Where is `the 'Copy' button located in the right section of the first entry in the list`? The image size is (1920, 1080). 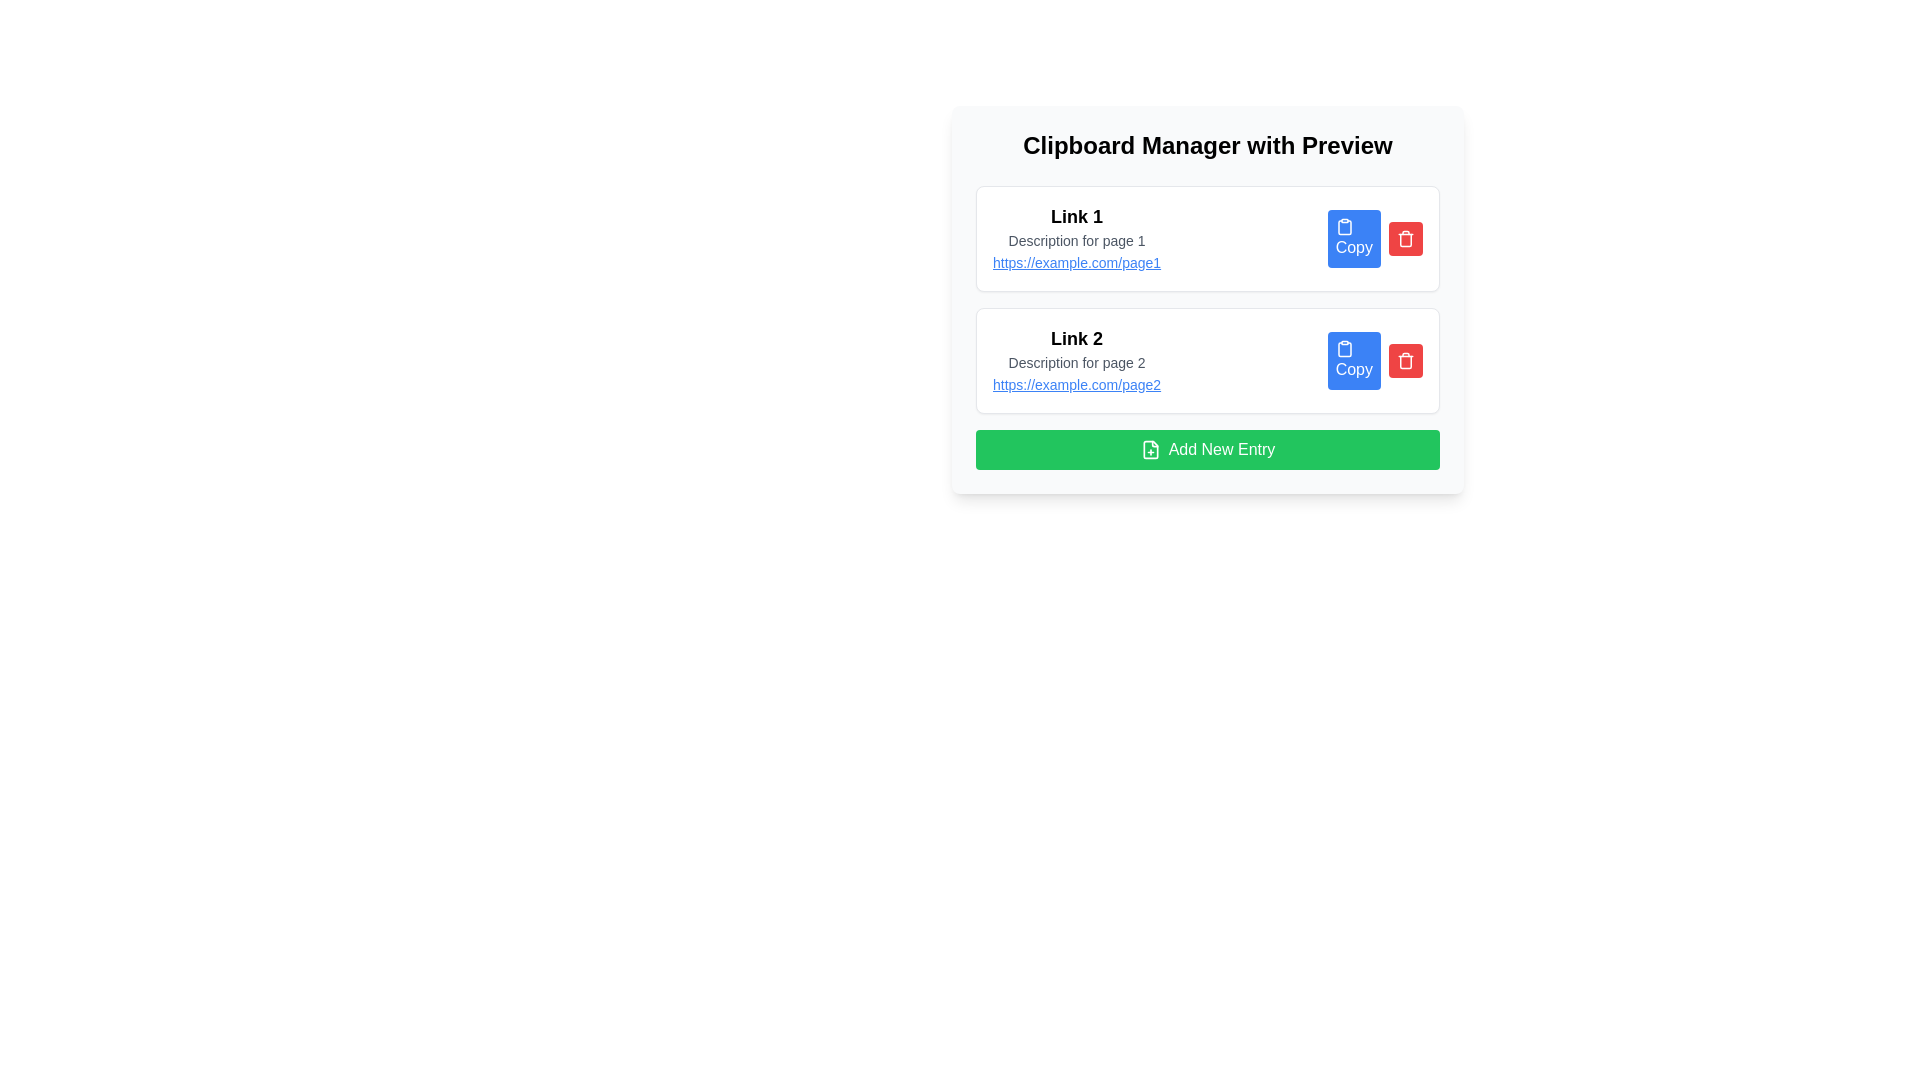 the 'Copy' button located in the right section of the first entry in the list is located at coordinates (1374, 238).